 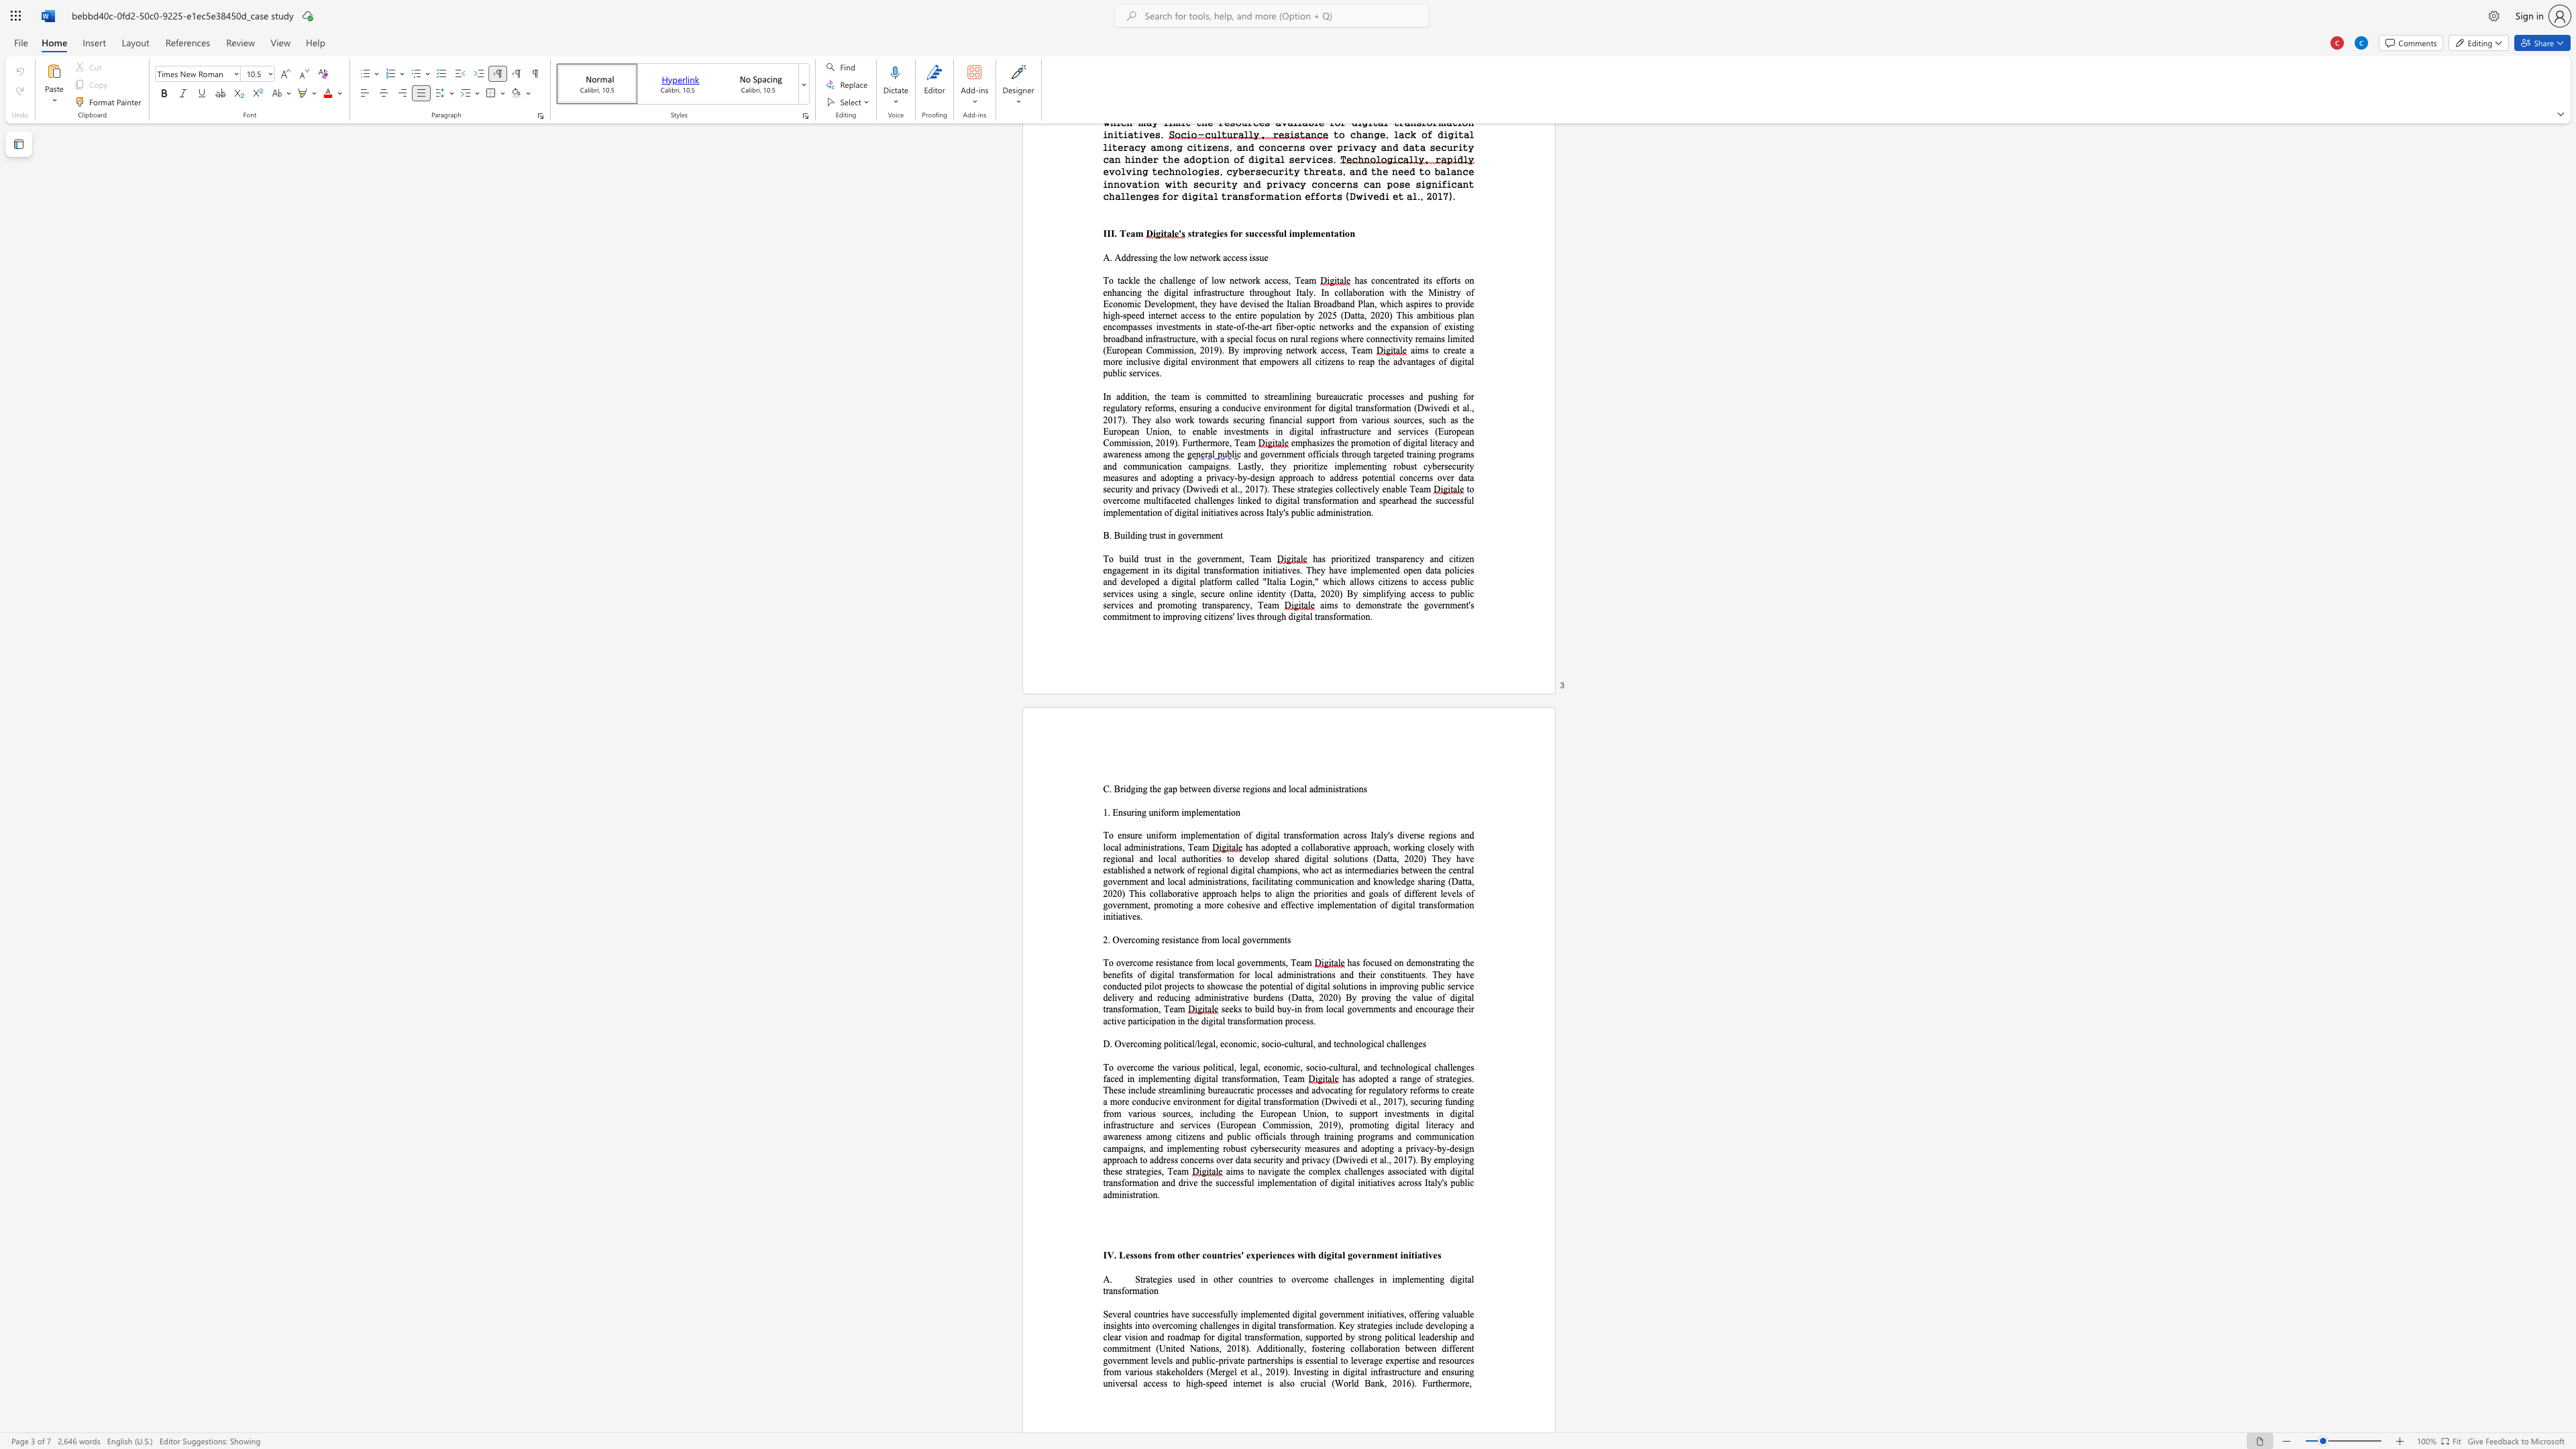 I want to click on the 2th character "g" in the text, so click(x=1144, y=788).